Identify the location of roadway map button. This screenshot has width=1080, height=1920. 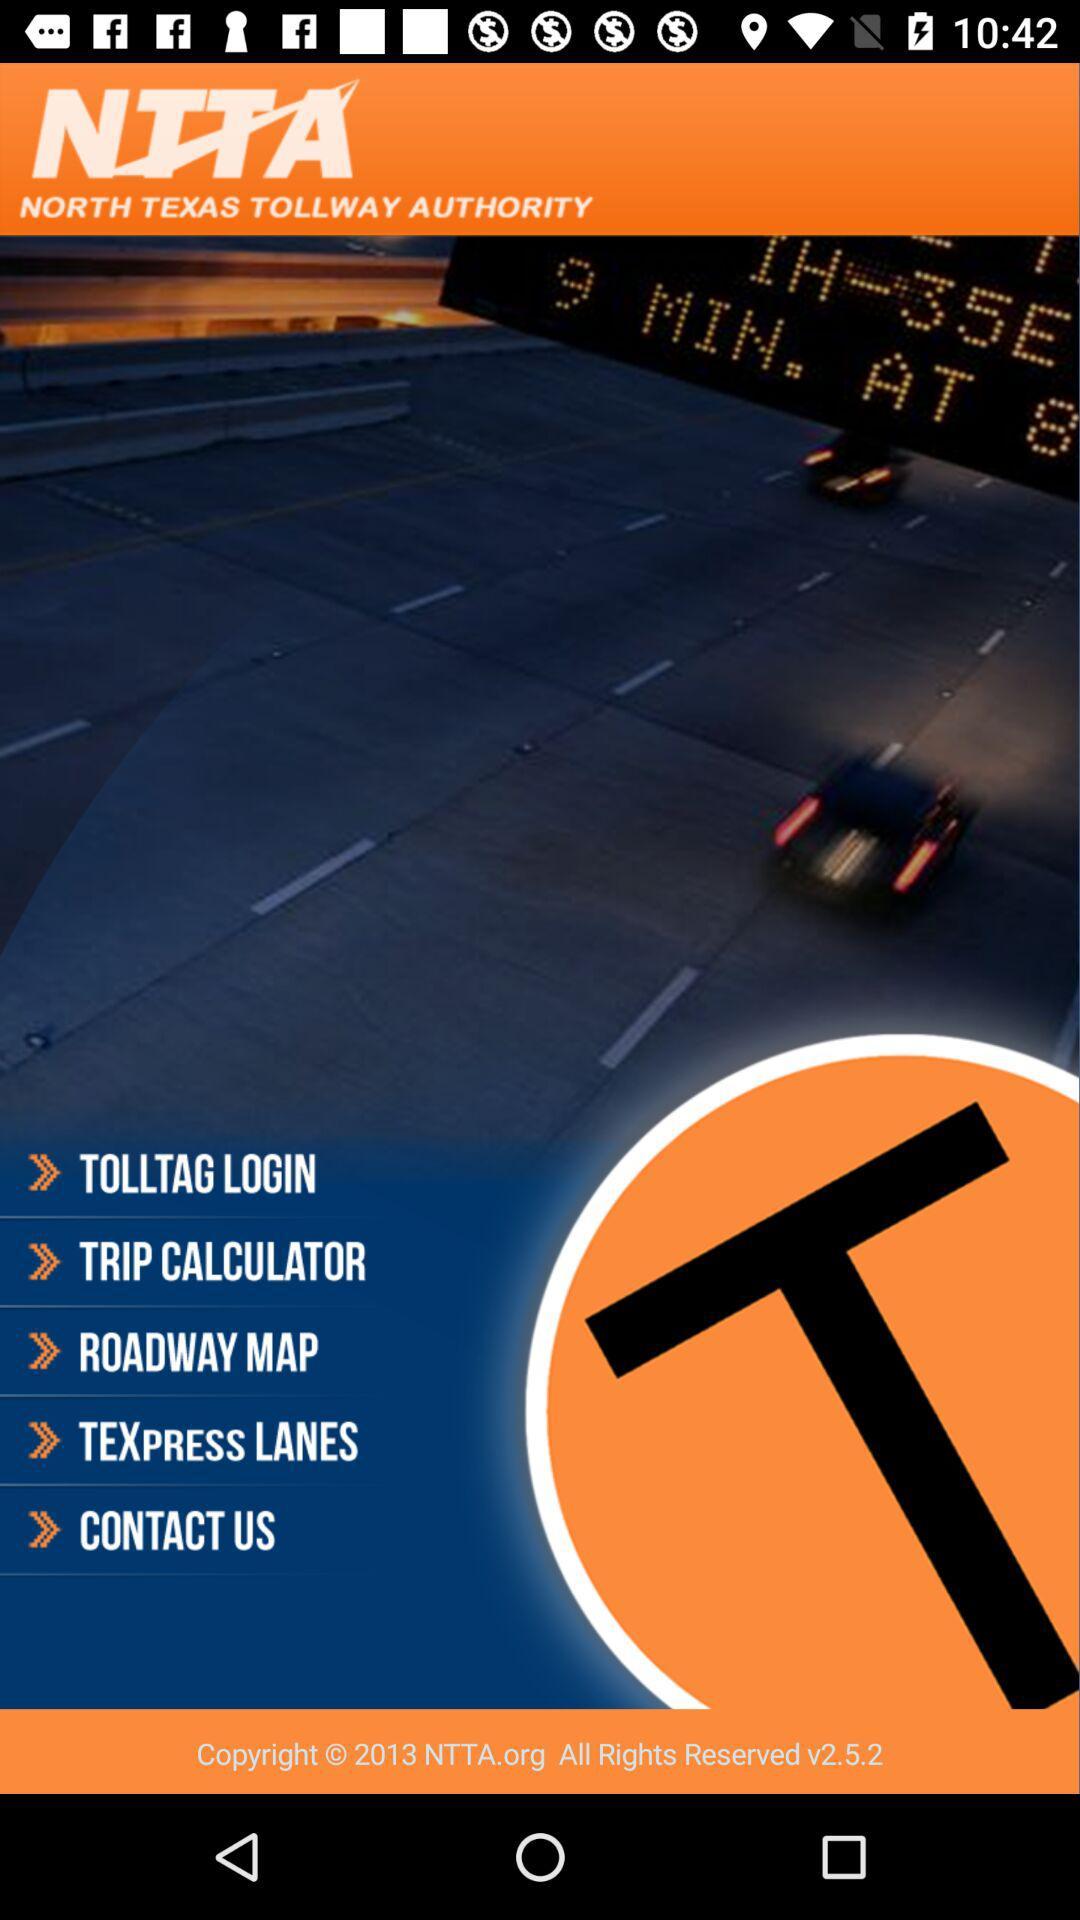
(194, 1352).